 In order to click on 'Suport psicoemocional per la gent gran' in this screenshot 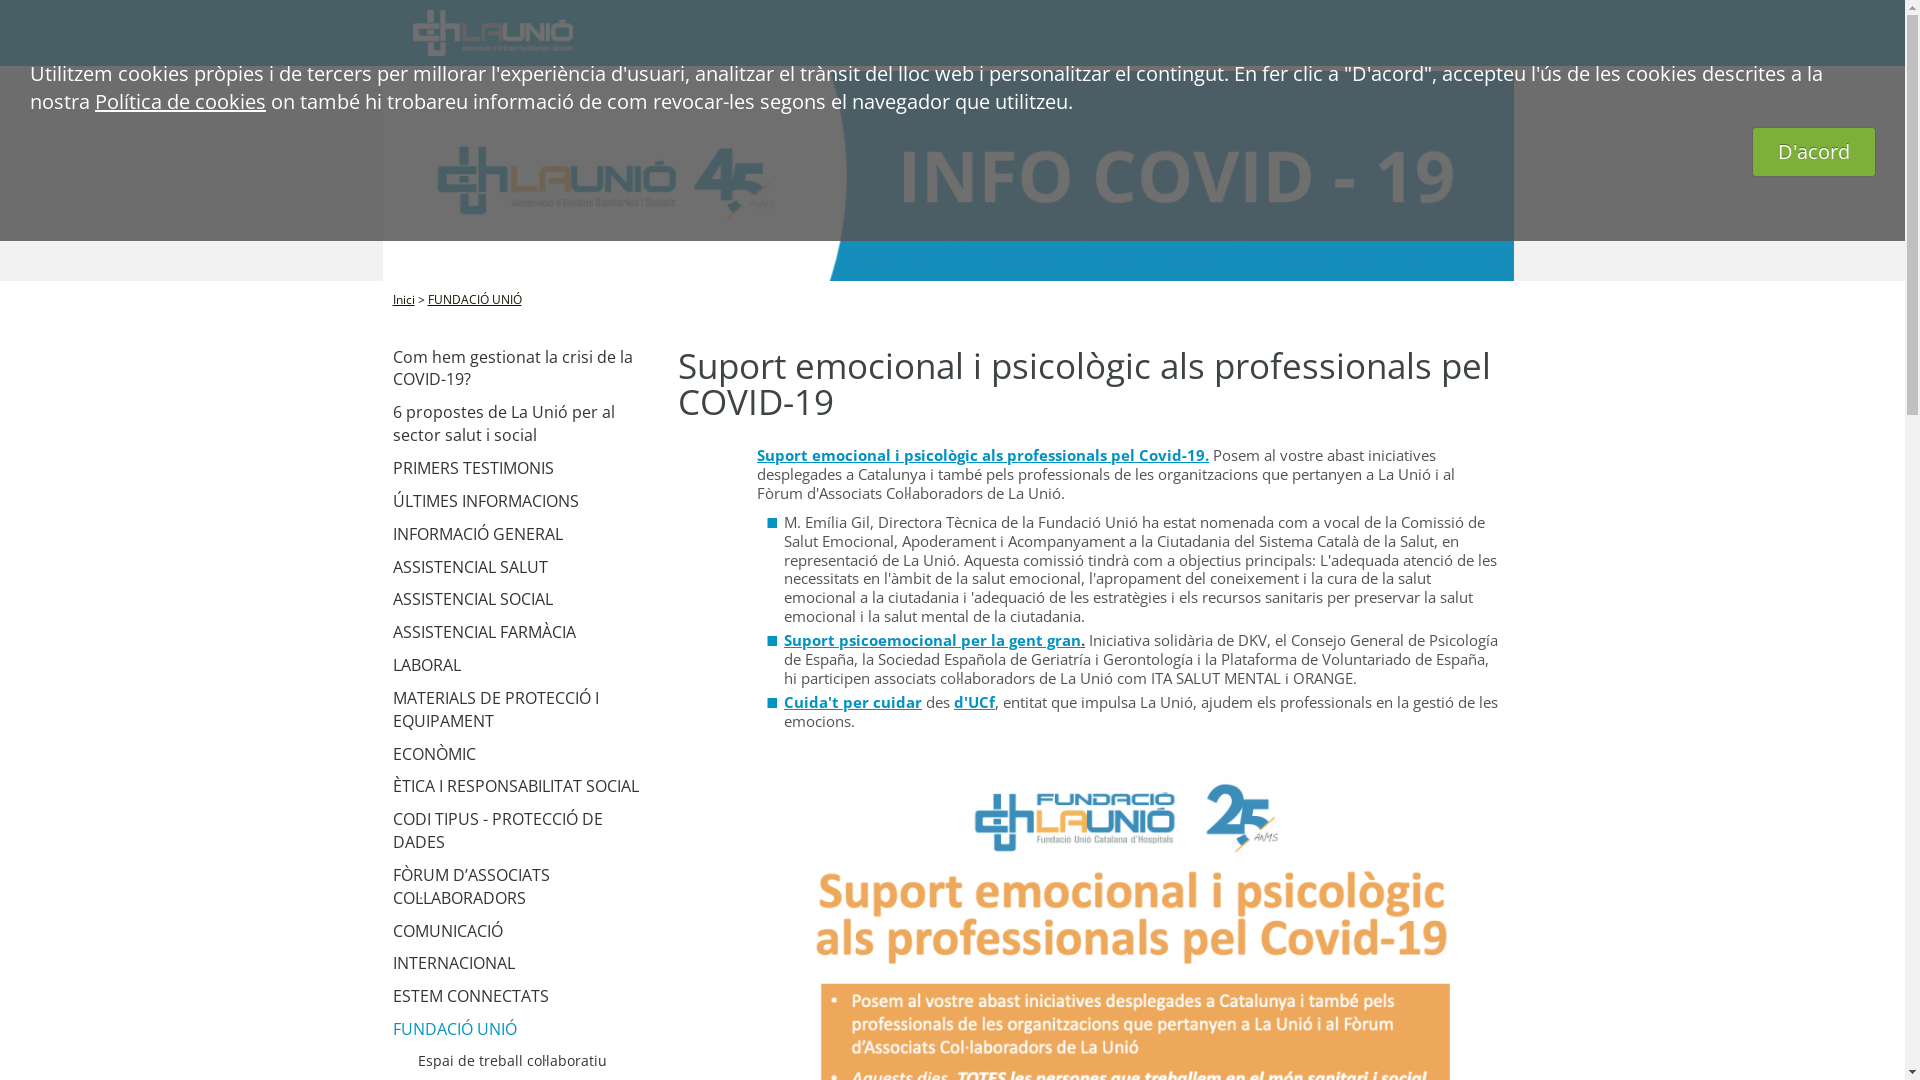, I will do `click(931, 640)`.